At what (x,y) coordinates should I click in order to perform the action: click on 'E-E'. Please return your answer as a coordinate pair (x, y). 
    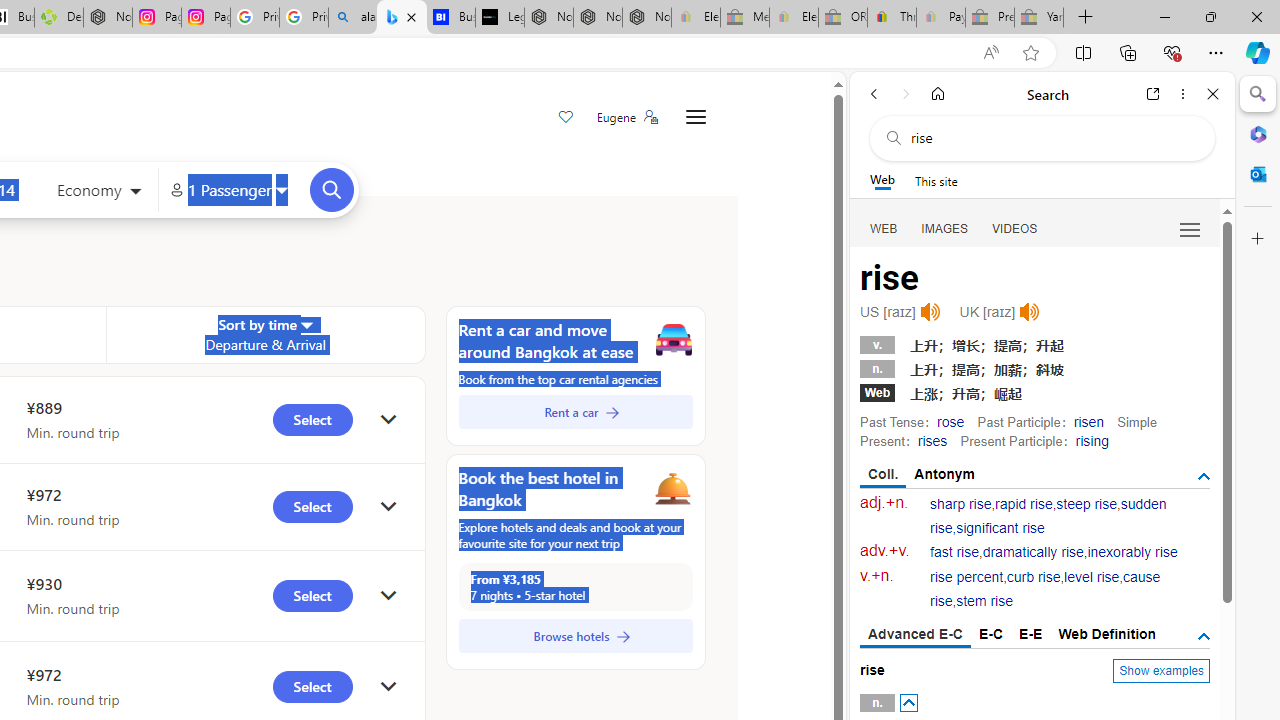
    Looking at the image, I should click on (1031, 633).